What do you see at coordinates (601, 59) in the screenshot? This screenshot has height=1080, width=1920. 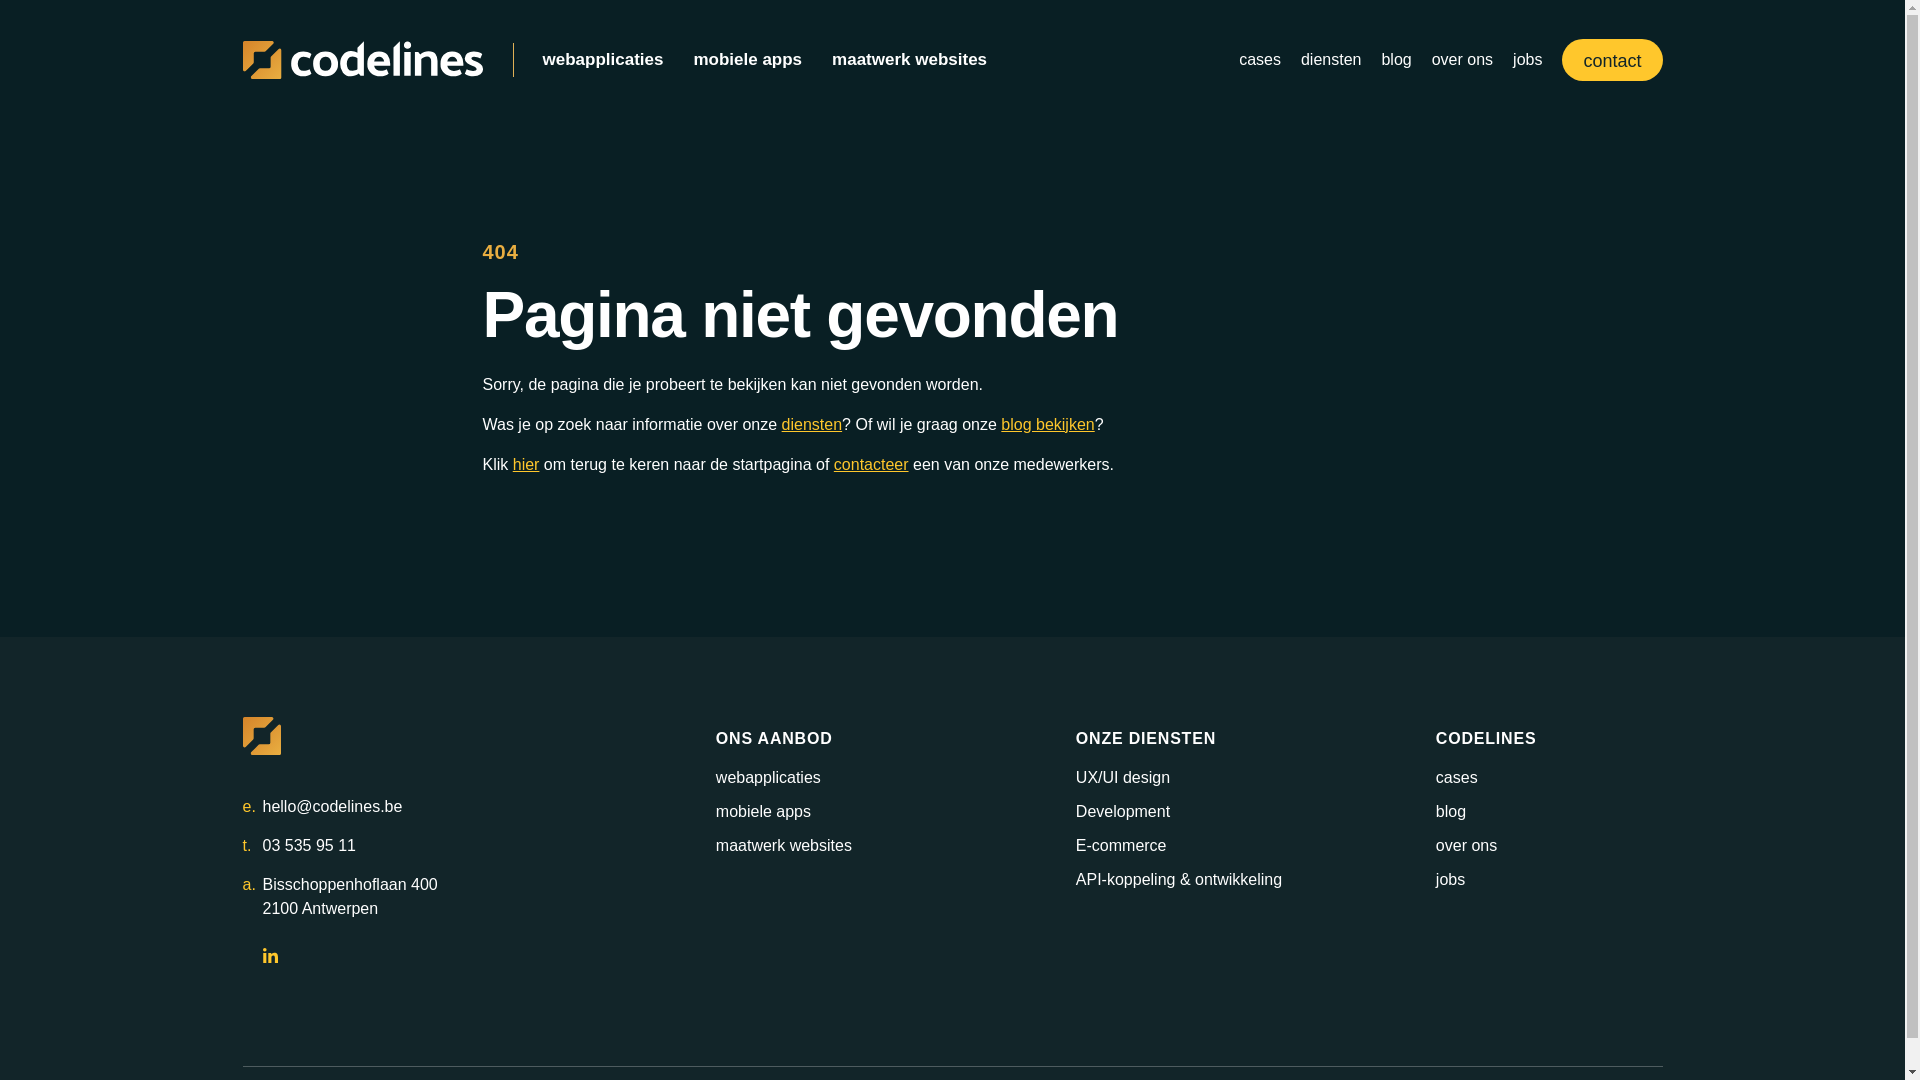 I see `'webapplicaties'` at bounding box center [601, 59].